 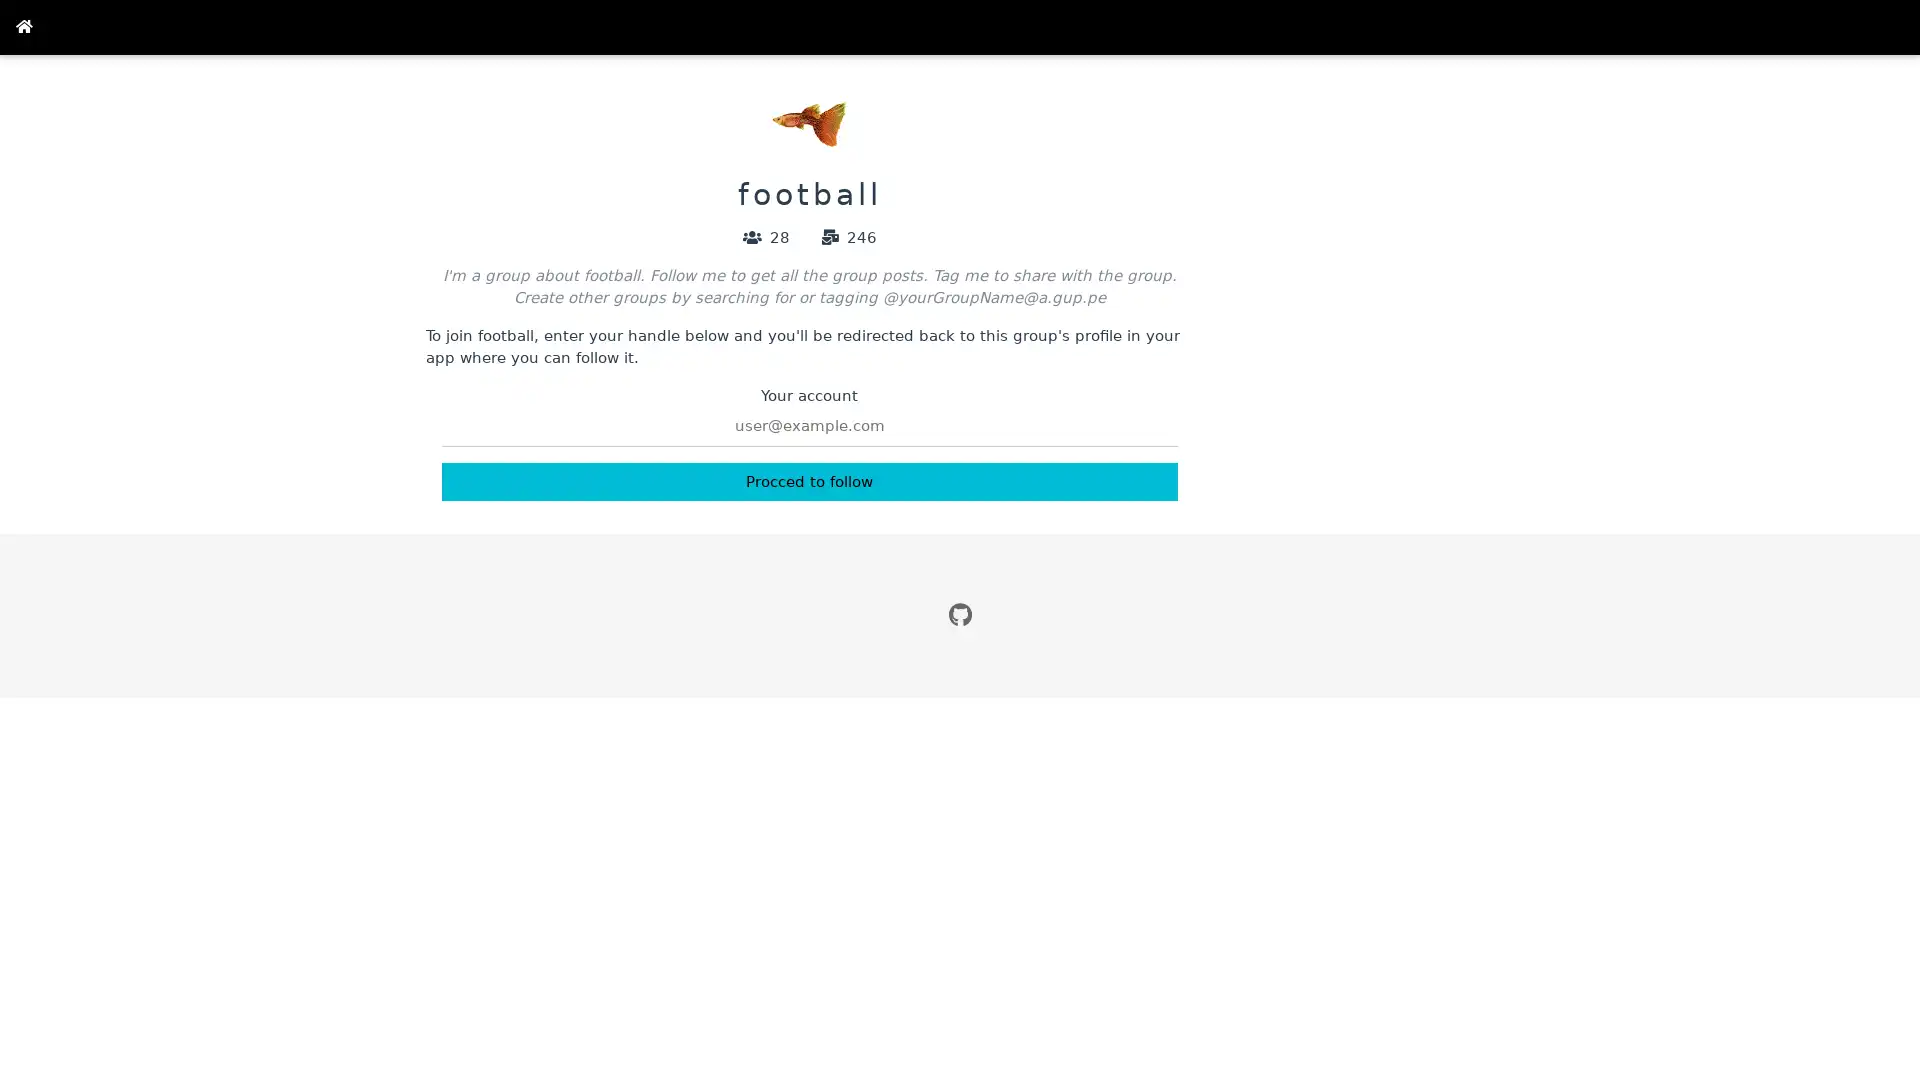 What do you see at coordinates (809, 481) in the screenshot?
I see `Procced to follow` at bounding box center [809, 481].